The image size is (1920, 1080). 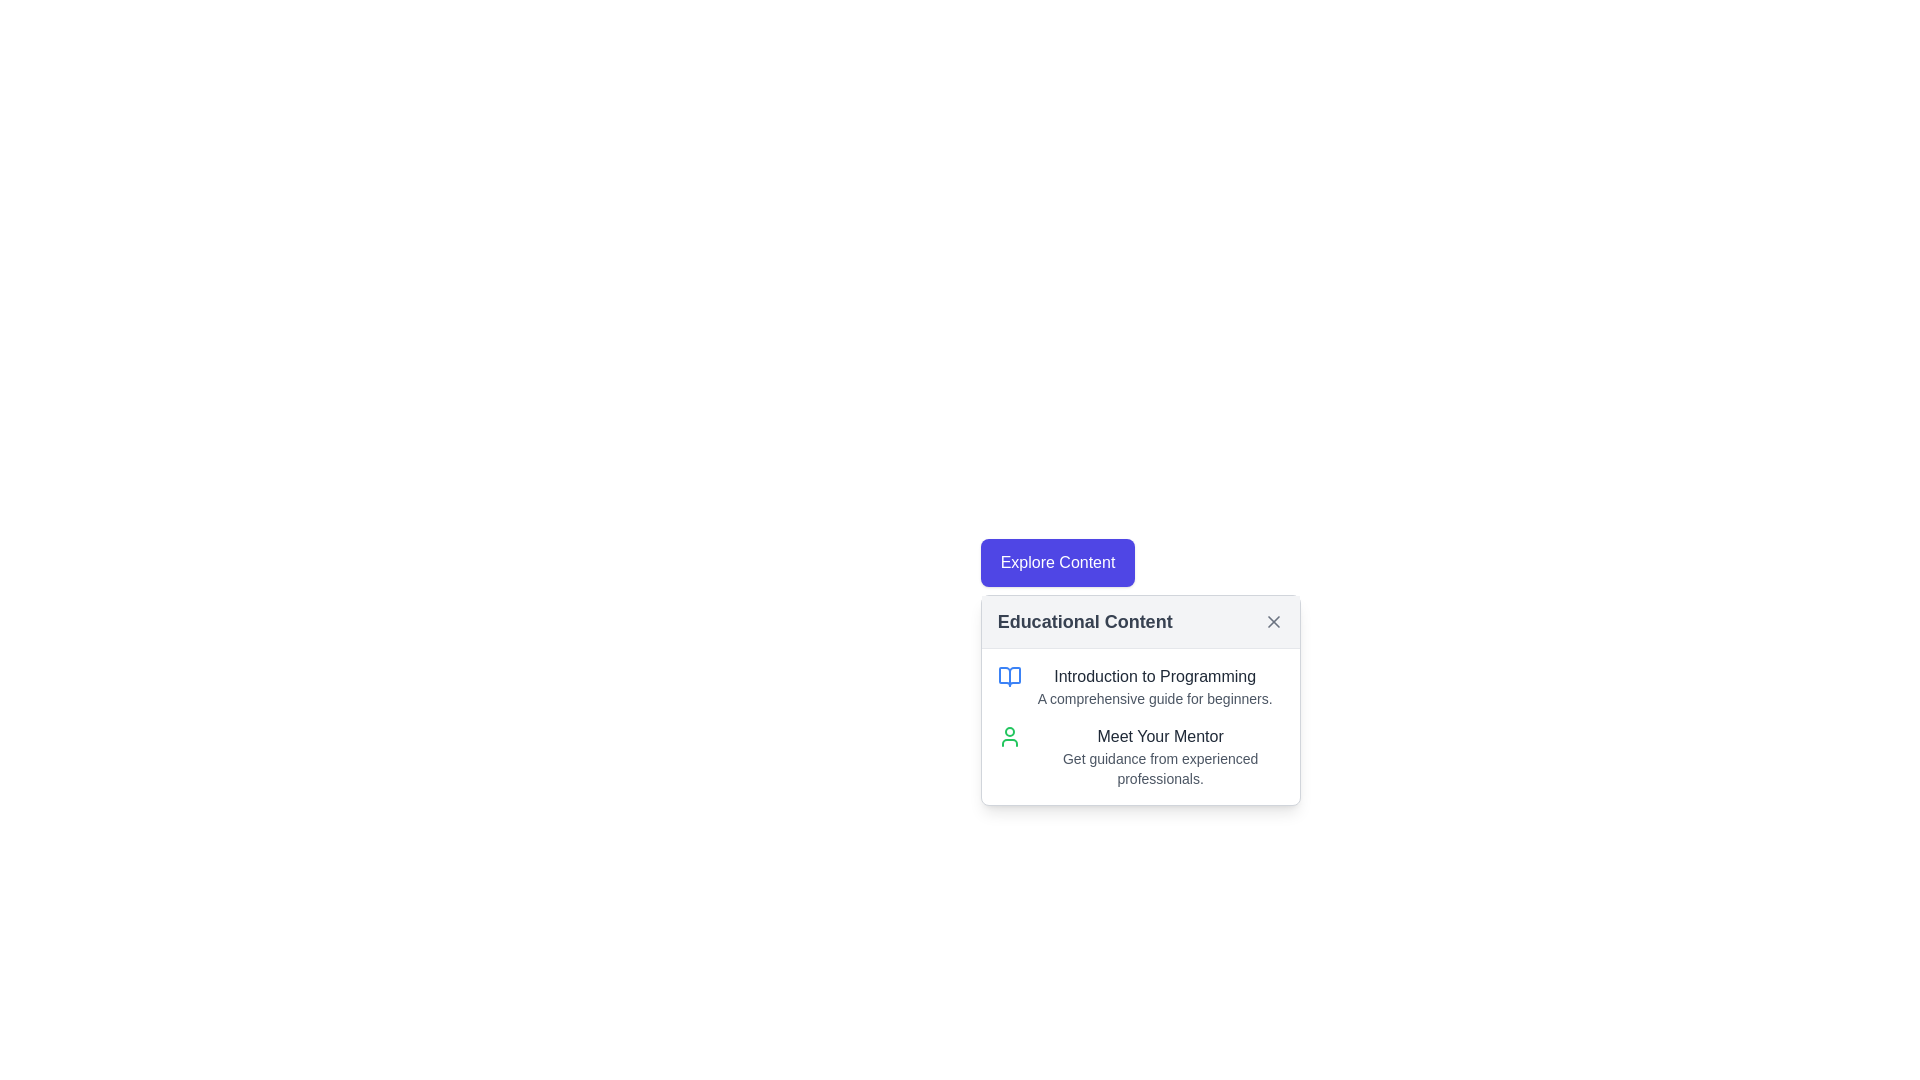 I want to click on the user icon with a green outline located in the second row of the 'Educational Content' section, next to the 'Meet Your Mentor' text, so click(x=1009, y=736).